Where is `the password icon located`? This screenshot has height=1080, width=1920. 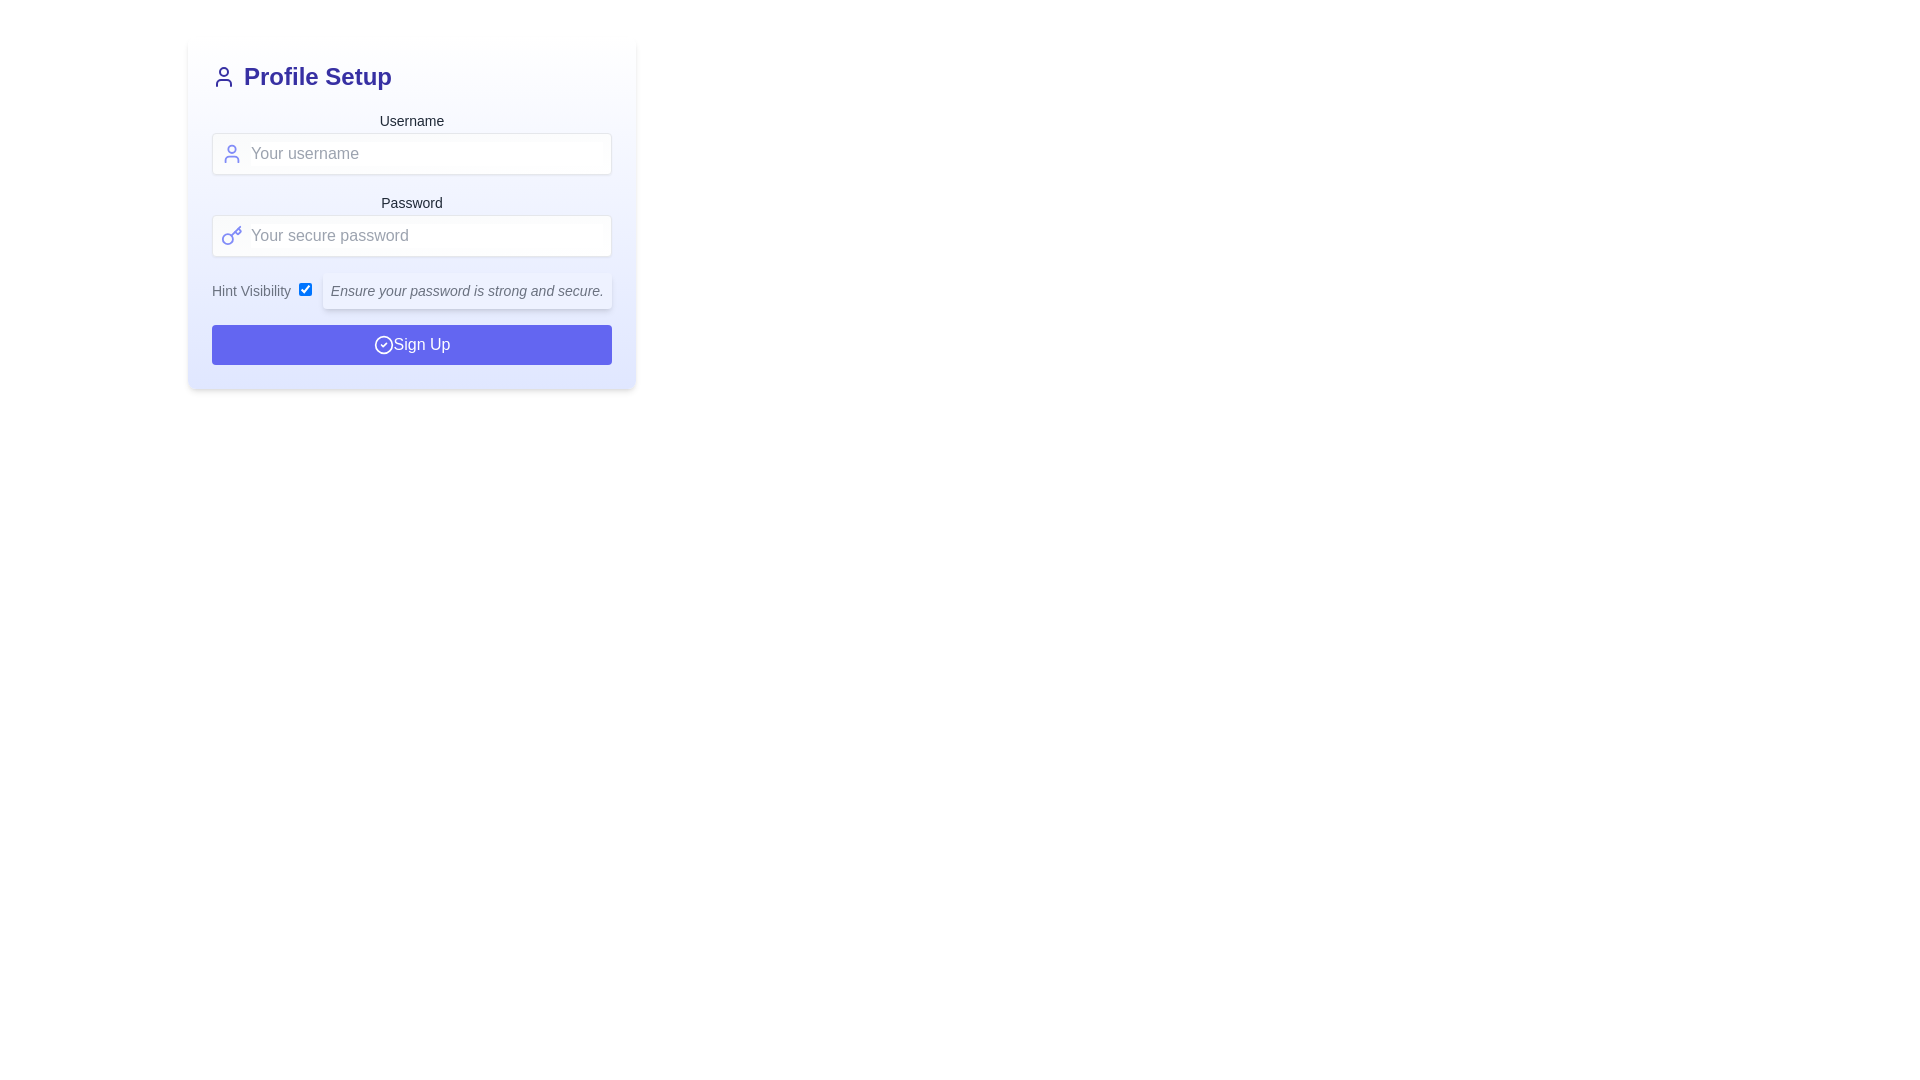 the password icon located is located at coordinates (232, 234).